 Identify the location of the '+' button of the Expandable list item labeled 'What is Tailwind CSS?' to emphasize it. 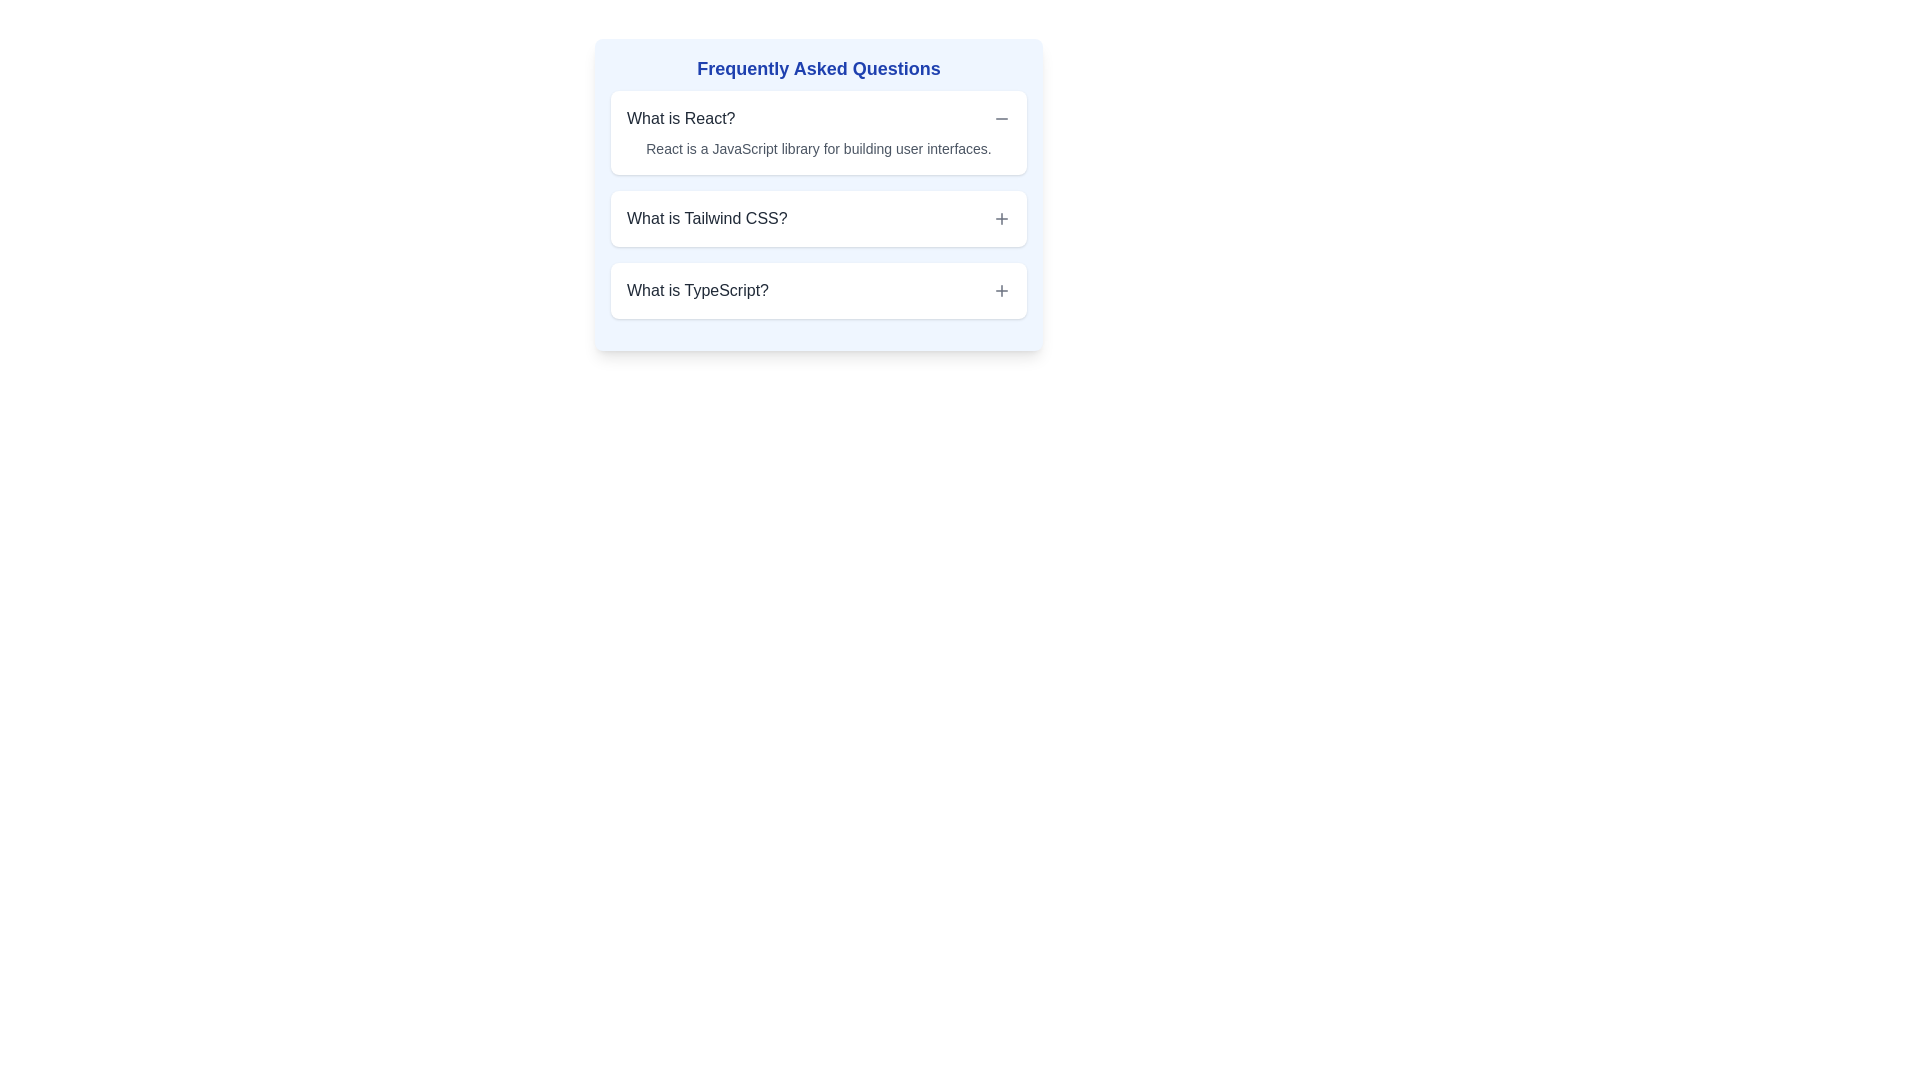
(819, 219).